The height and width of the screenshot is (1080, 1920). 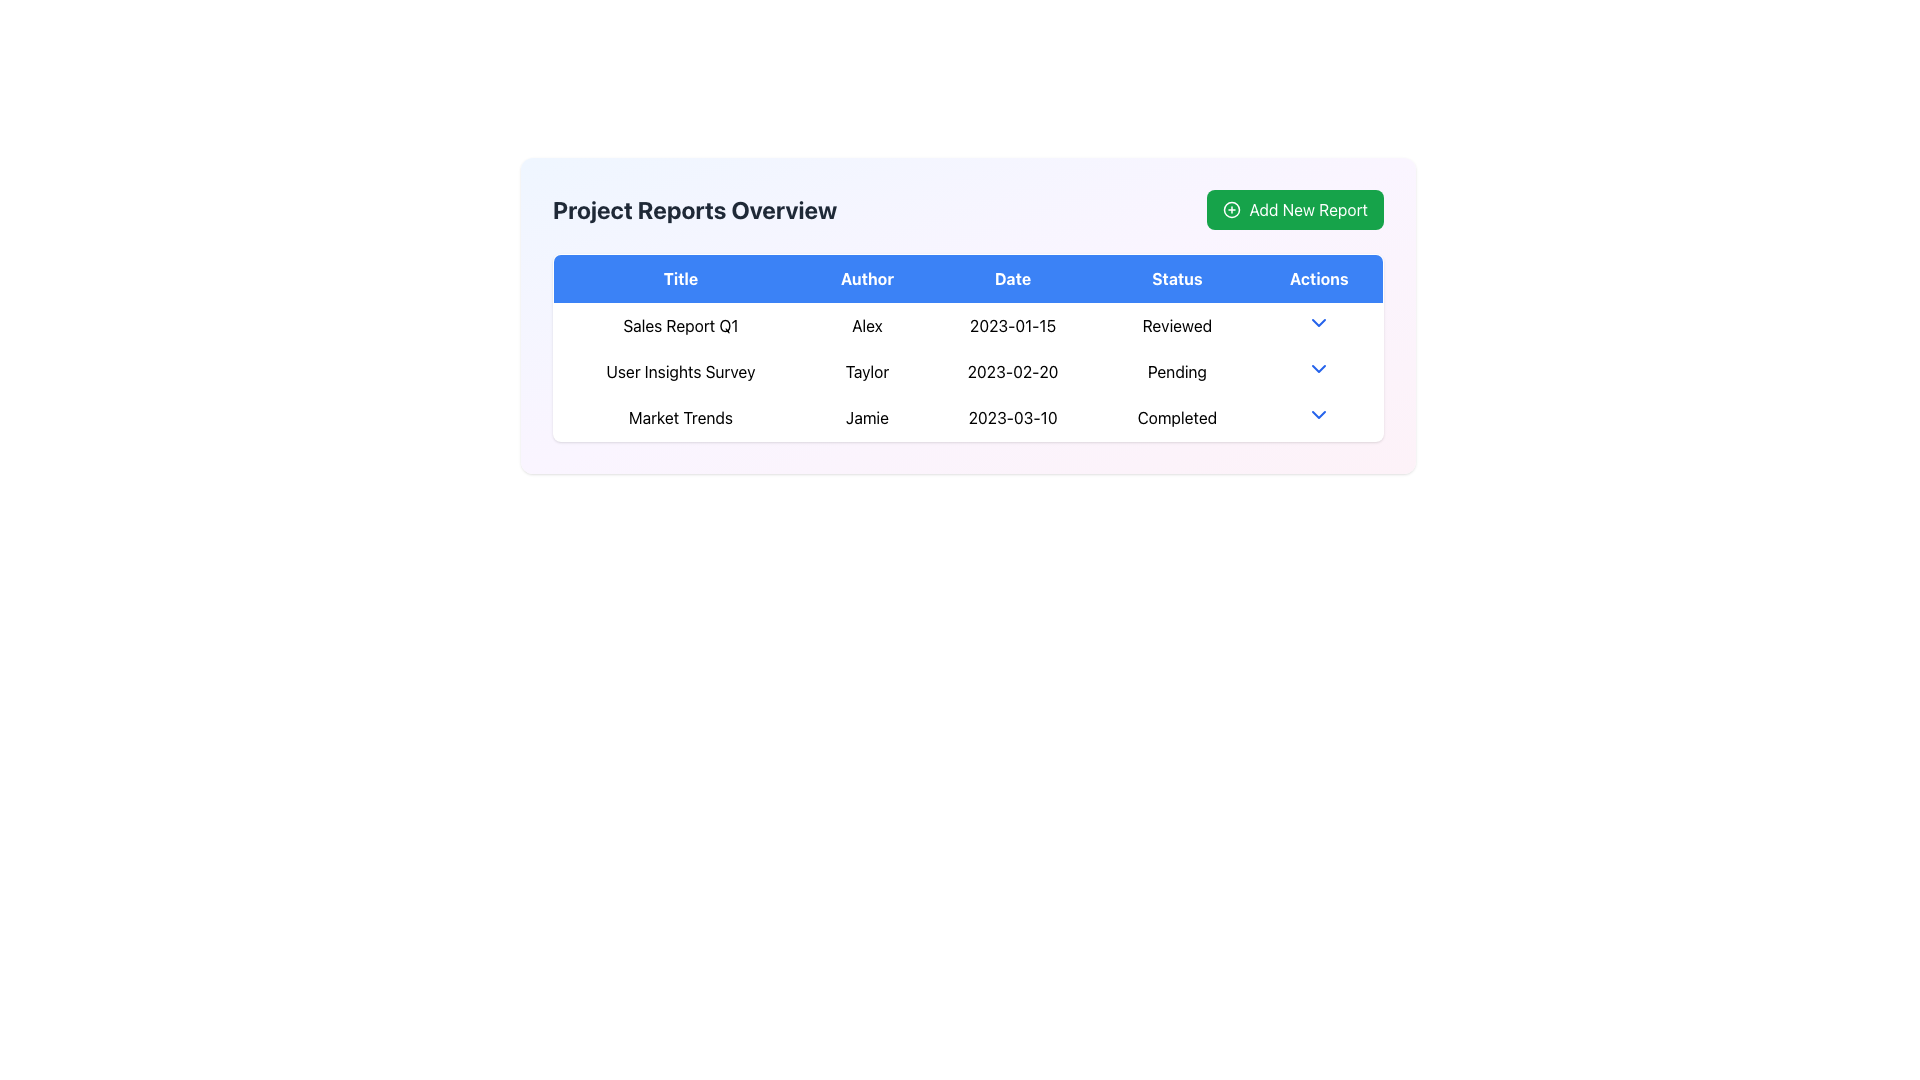 I want to click on the downward-pointing blue arrow icon in the 'Actions' column of the 'User Insights Survey' row, so click(x=1319, y=371).